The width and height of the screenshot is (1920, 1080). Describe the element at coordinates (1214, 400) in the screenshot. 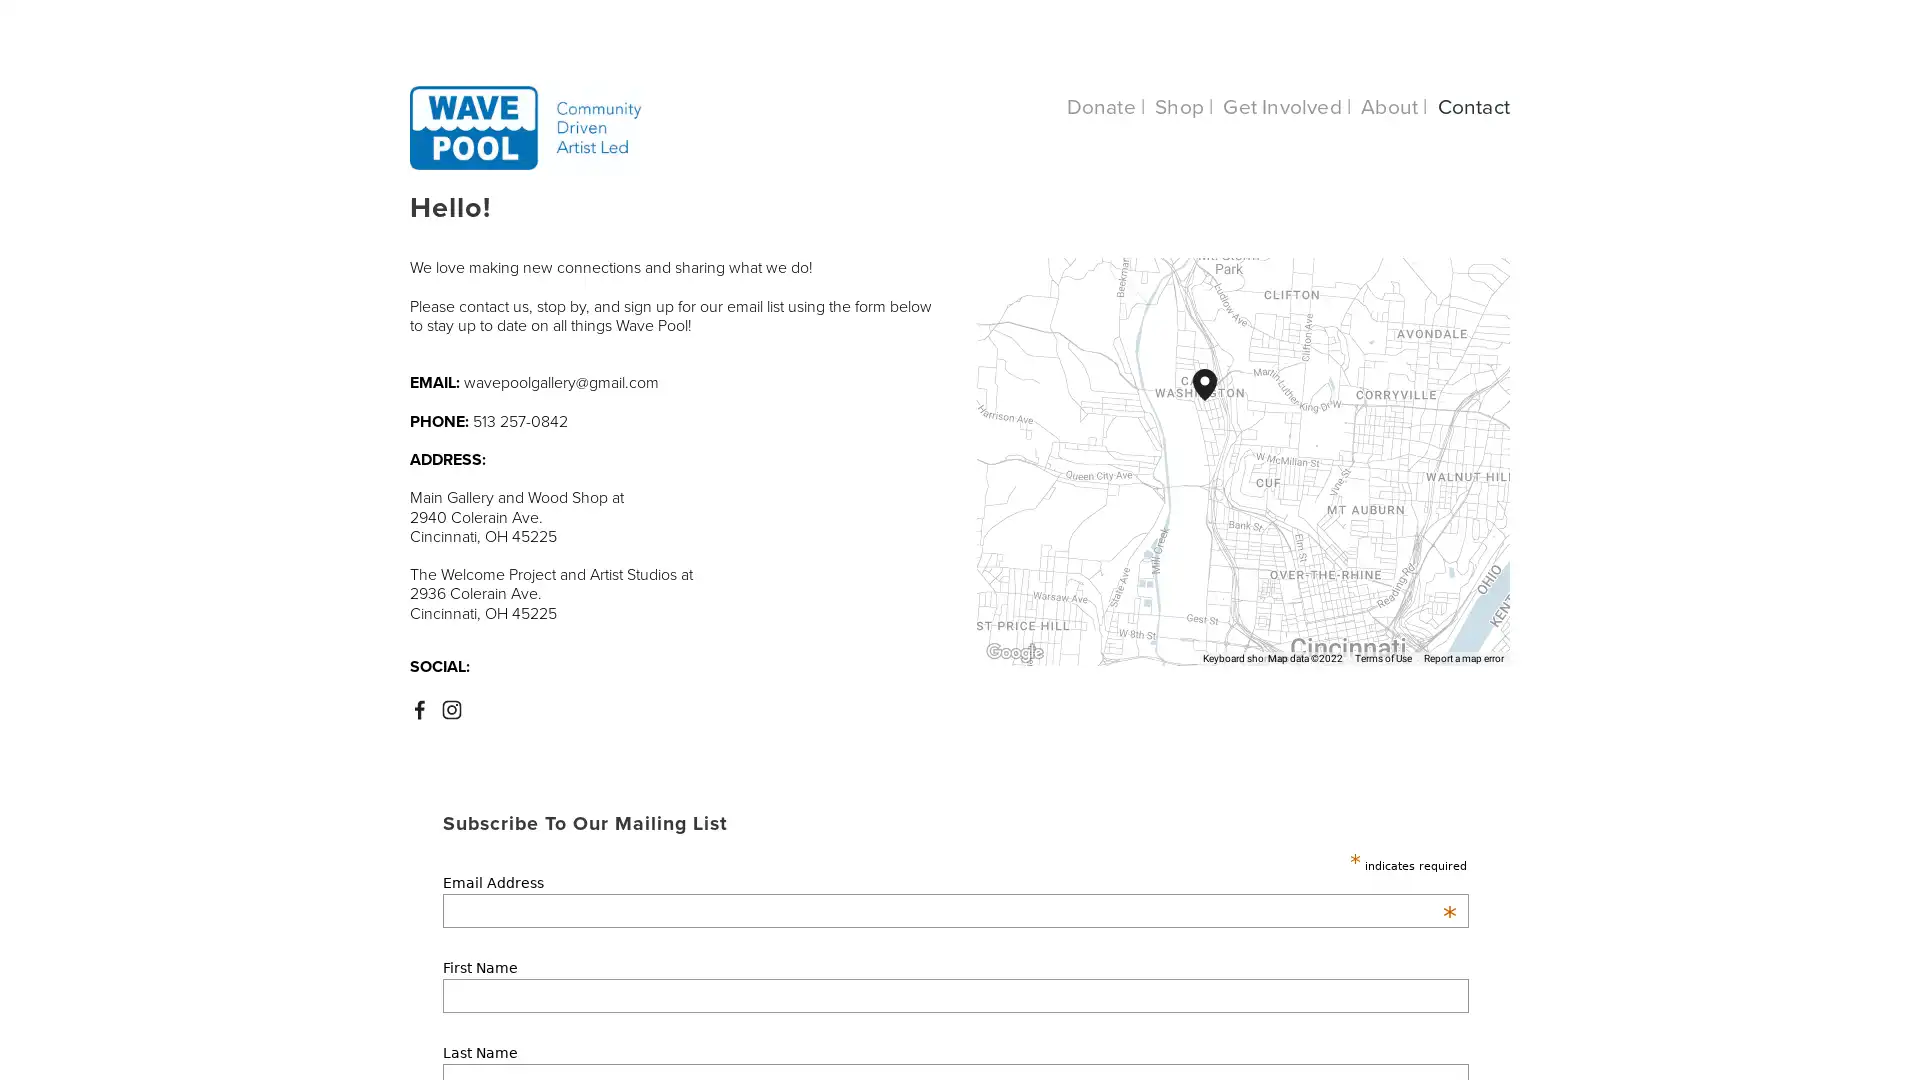

I see `2940 Colerain Ave. Cincinnati, United States` at that location.